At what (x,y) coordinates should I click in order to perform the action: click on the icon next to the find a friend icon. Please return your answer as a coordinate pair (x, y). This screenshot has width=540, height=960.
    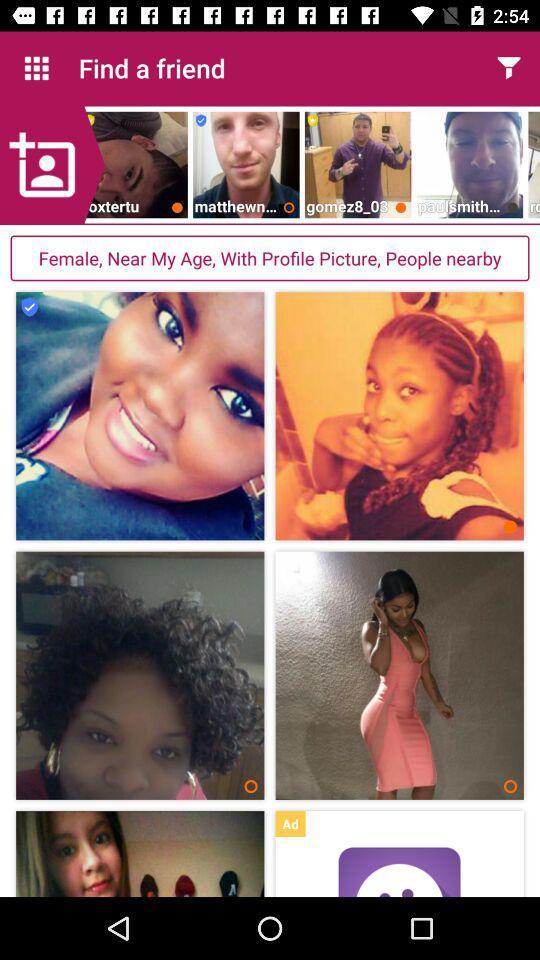
    Looking at the image, I should click on (36, 68).